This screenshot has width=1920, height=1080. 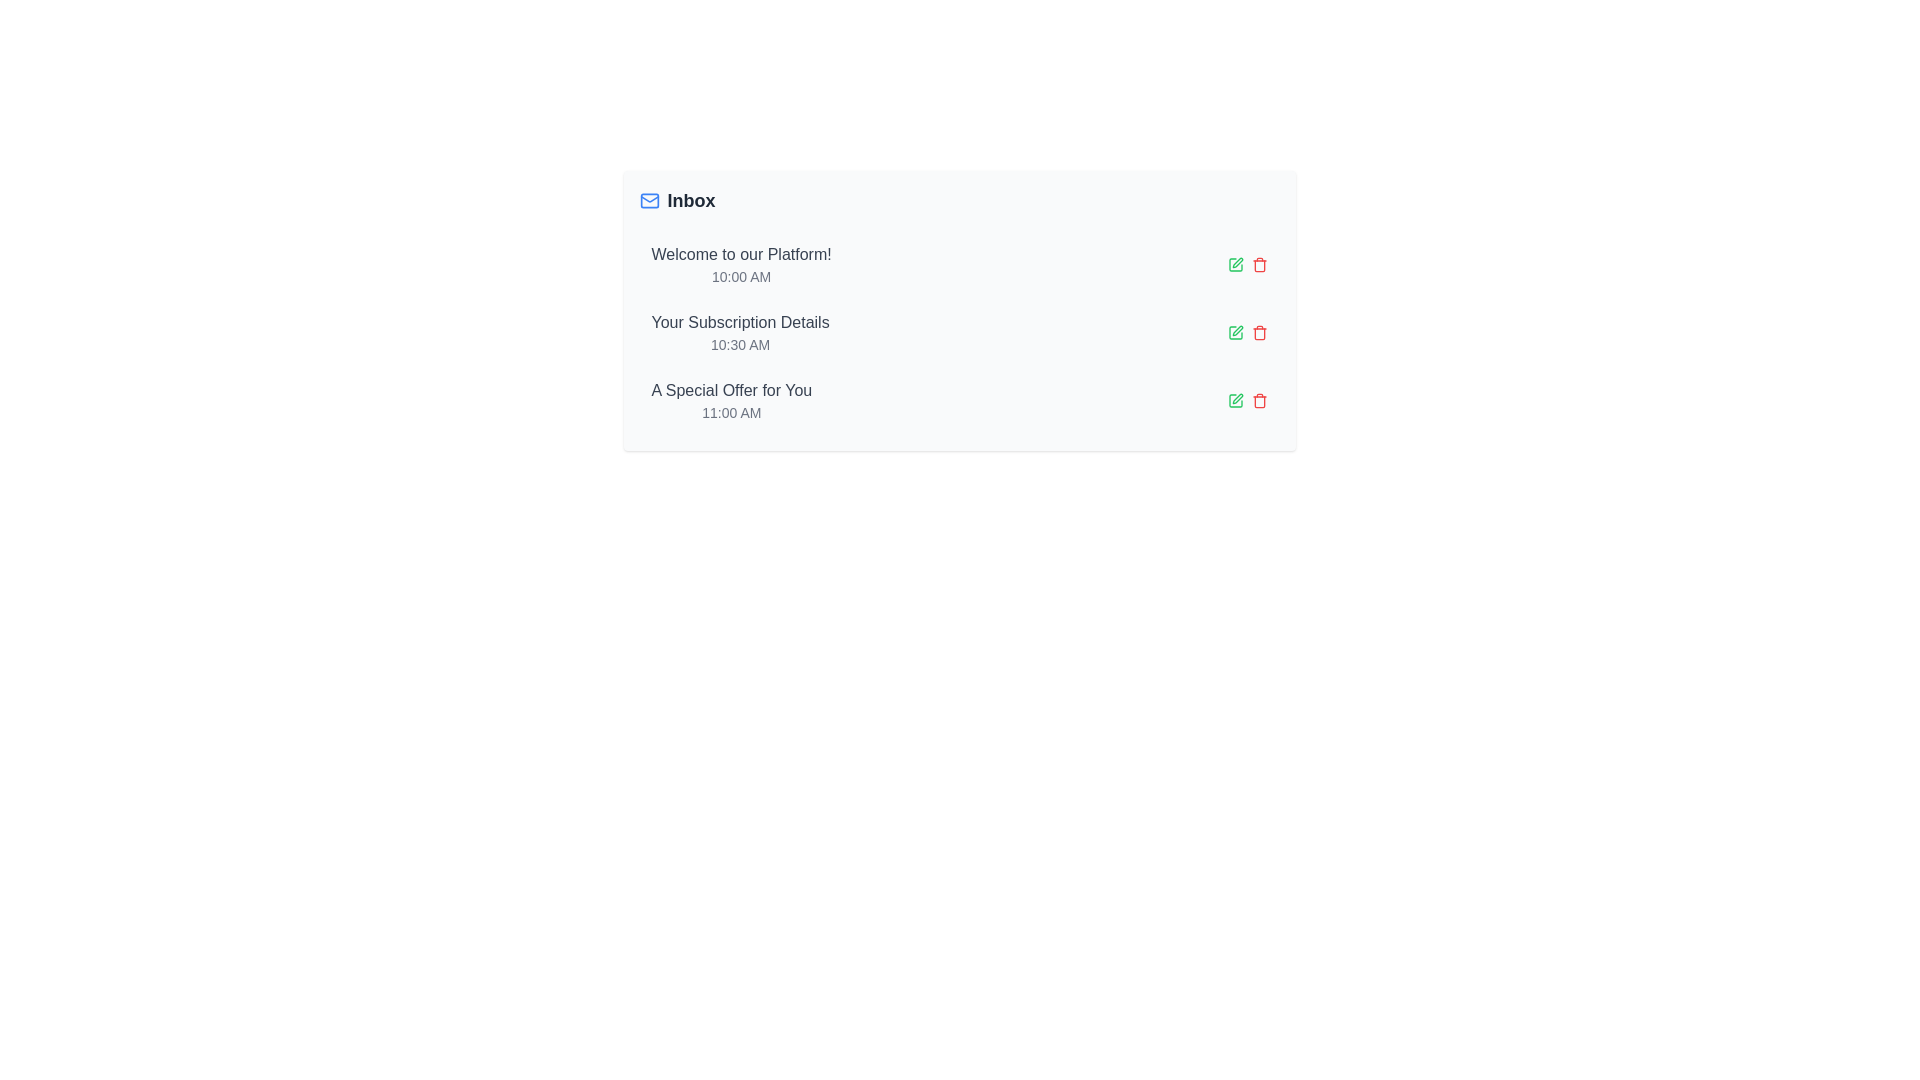 What do you see at coordinates (1234, 331) in the screenshot?
I see `the green square-shaped icon located at the right-most side of the second list item in the interface` at bounding box center [1234, 331].